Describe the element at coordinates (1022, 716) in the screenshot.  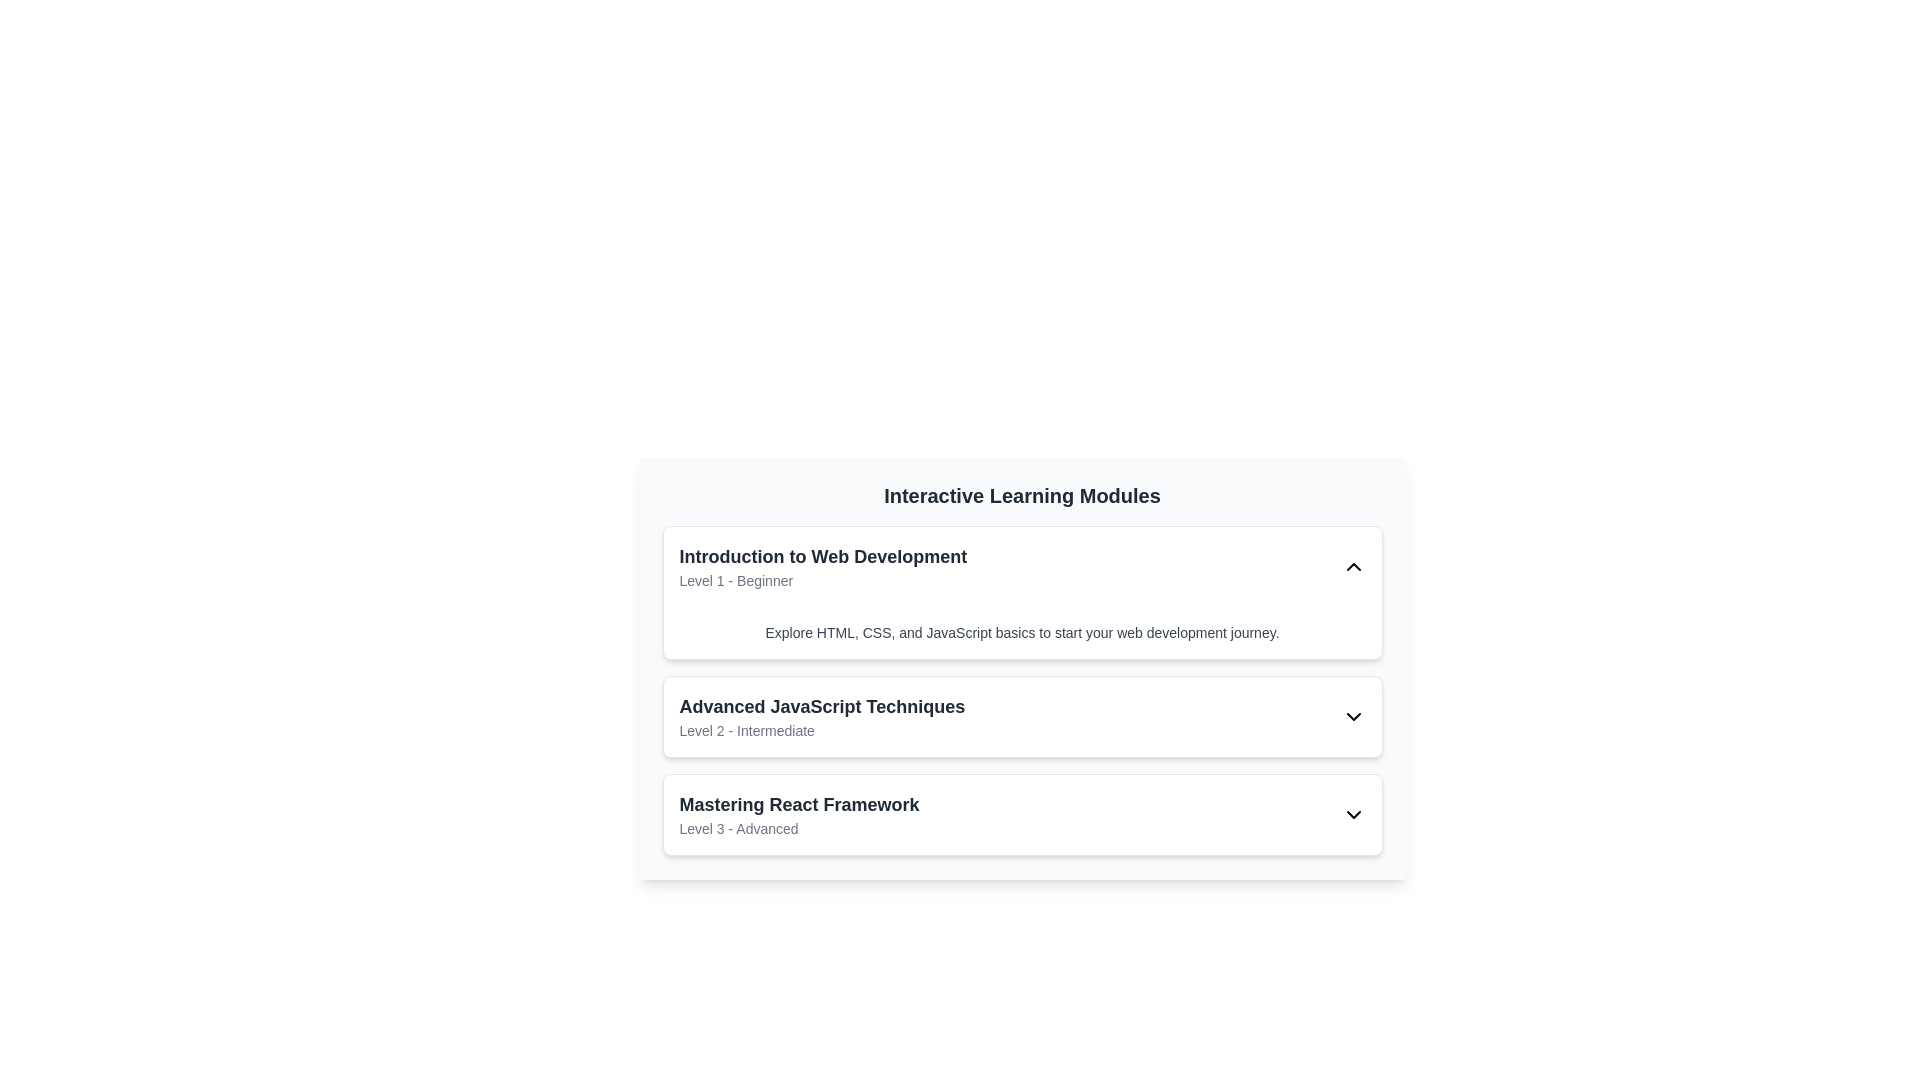
I see `the interactive list item for 'Advanced JavaScript Techniques'` at that location.